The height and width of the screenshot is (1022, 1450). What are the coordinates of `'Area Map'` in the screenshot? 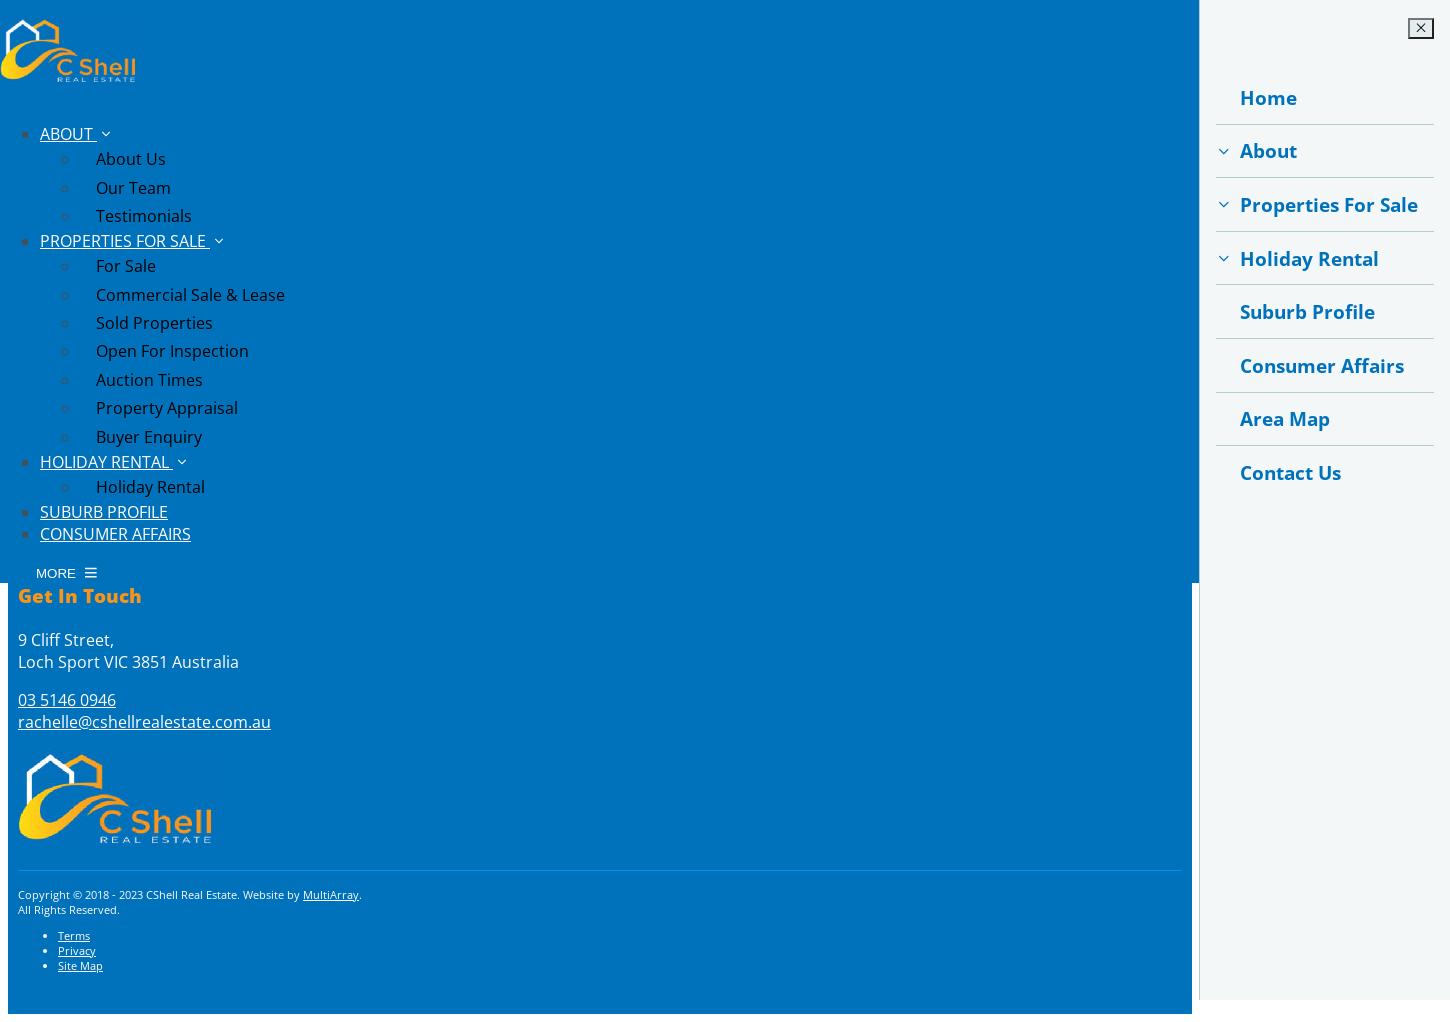 It's located at (1284, 418).